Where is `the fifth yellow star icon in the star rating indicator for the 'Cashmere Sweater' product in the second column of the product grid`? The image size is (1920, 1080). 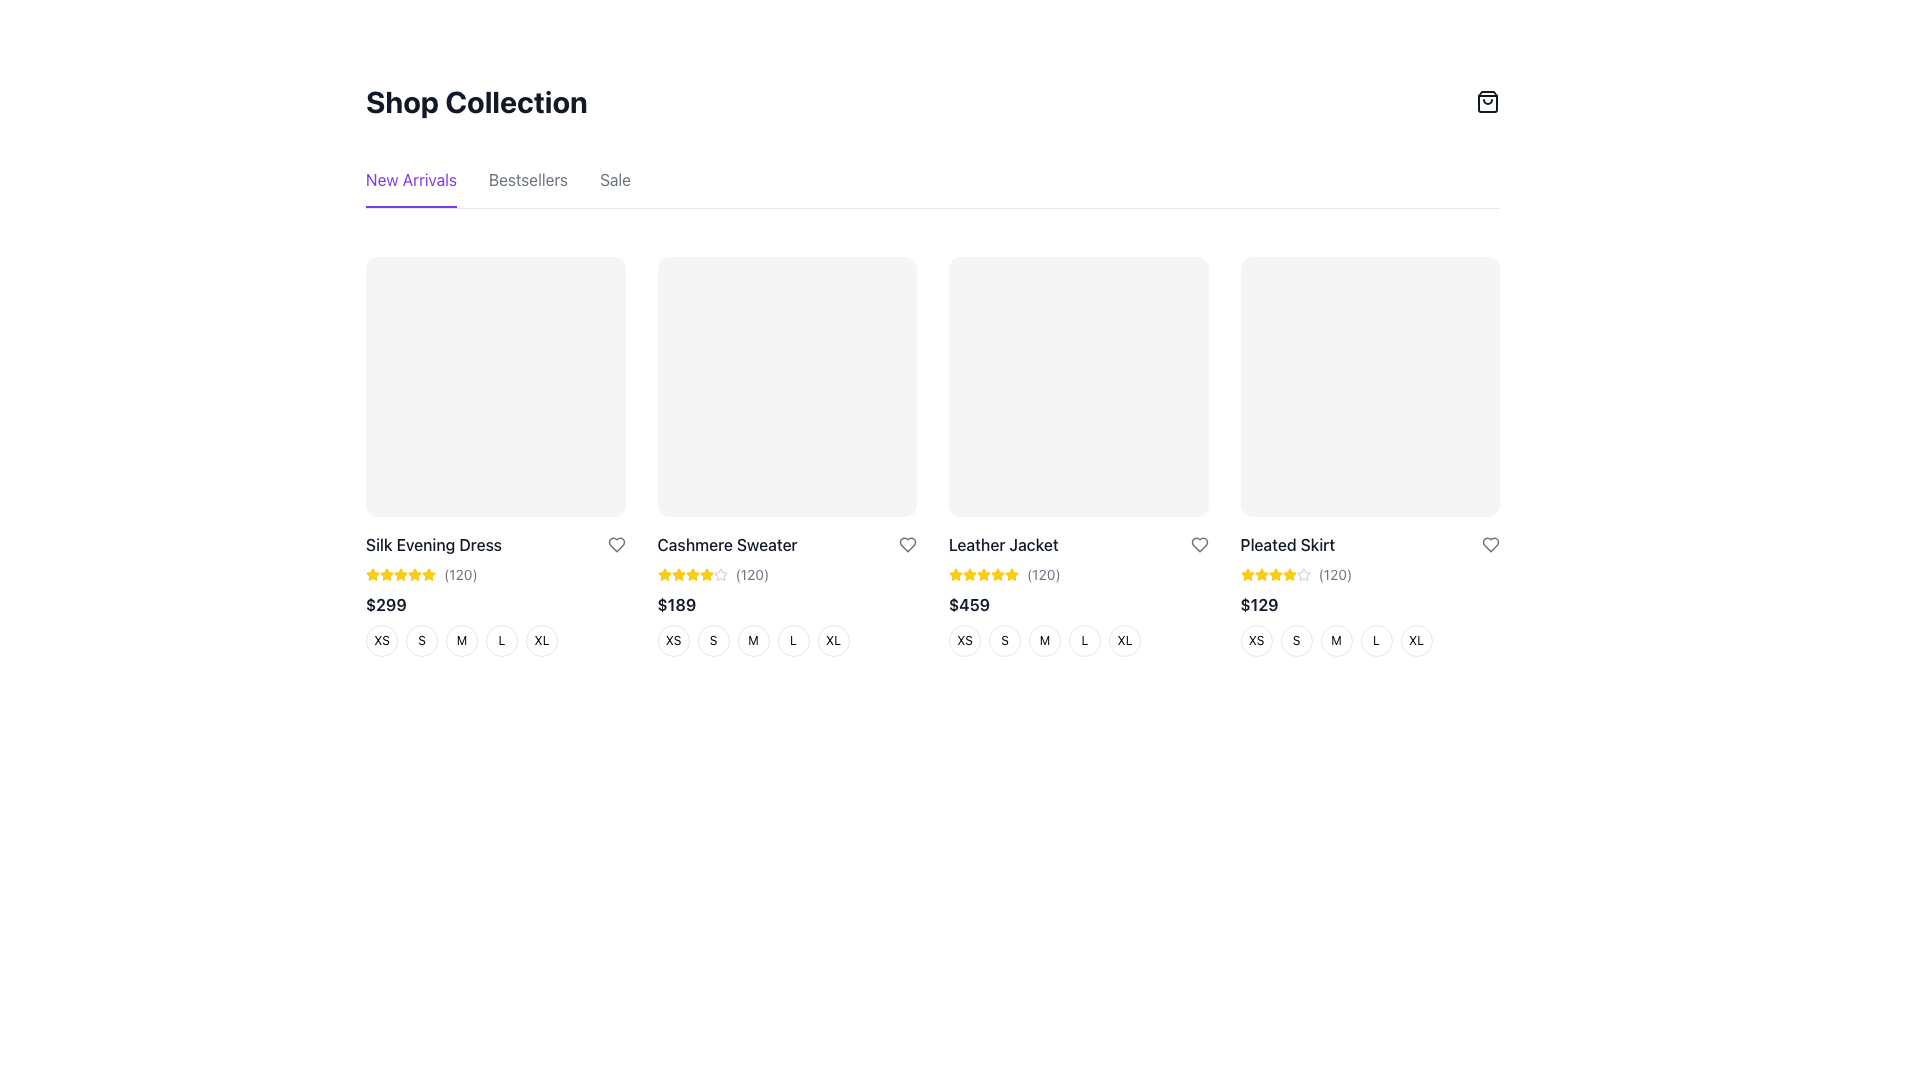
the fifth yellow star icon in the star rating indicator for the 'Cashmere Sweater' product in the second column of the product grid is located at coordinates (706, 574).